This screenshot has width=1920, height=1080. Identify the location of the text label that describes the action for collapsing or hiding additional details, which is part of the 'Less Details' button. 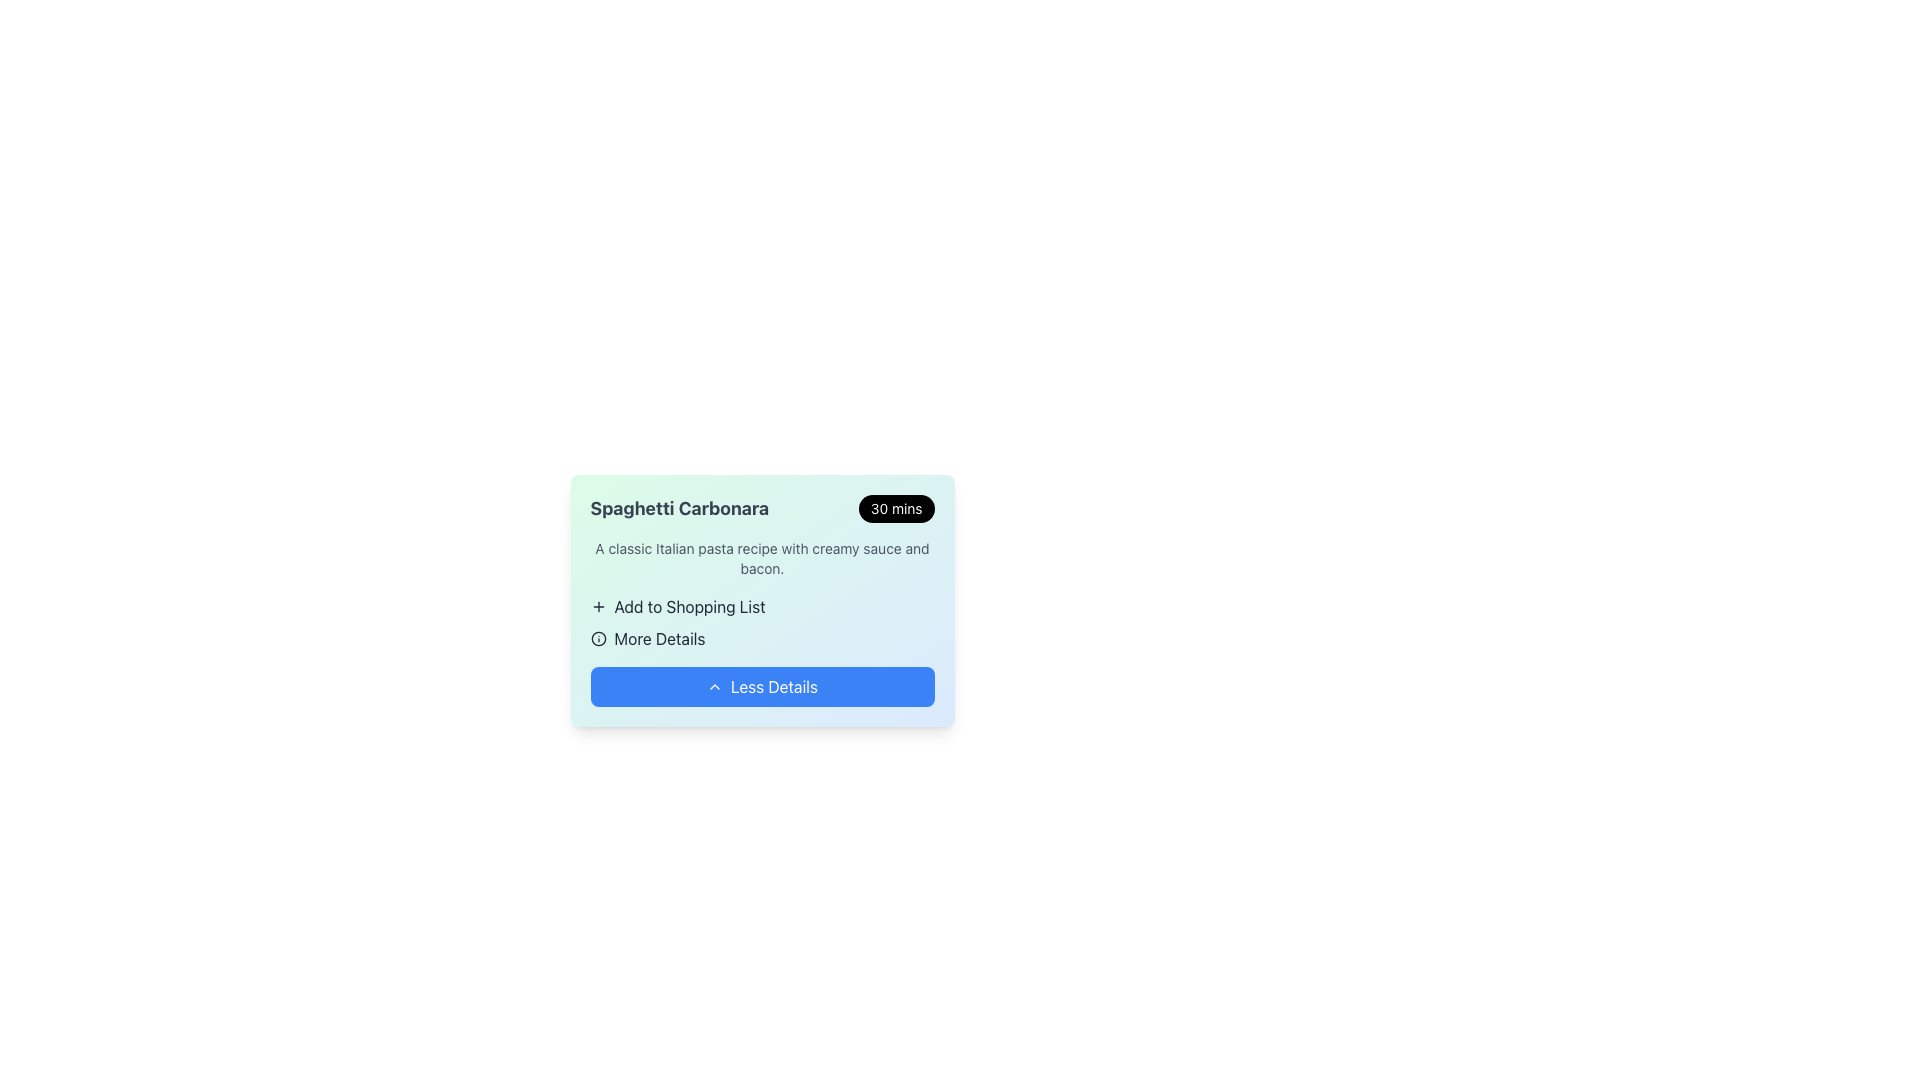
(773, 685).